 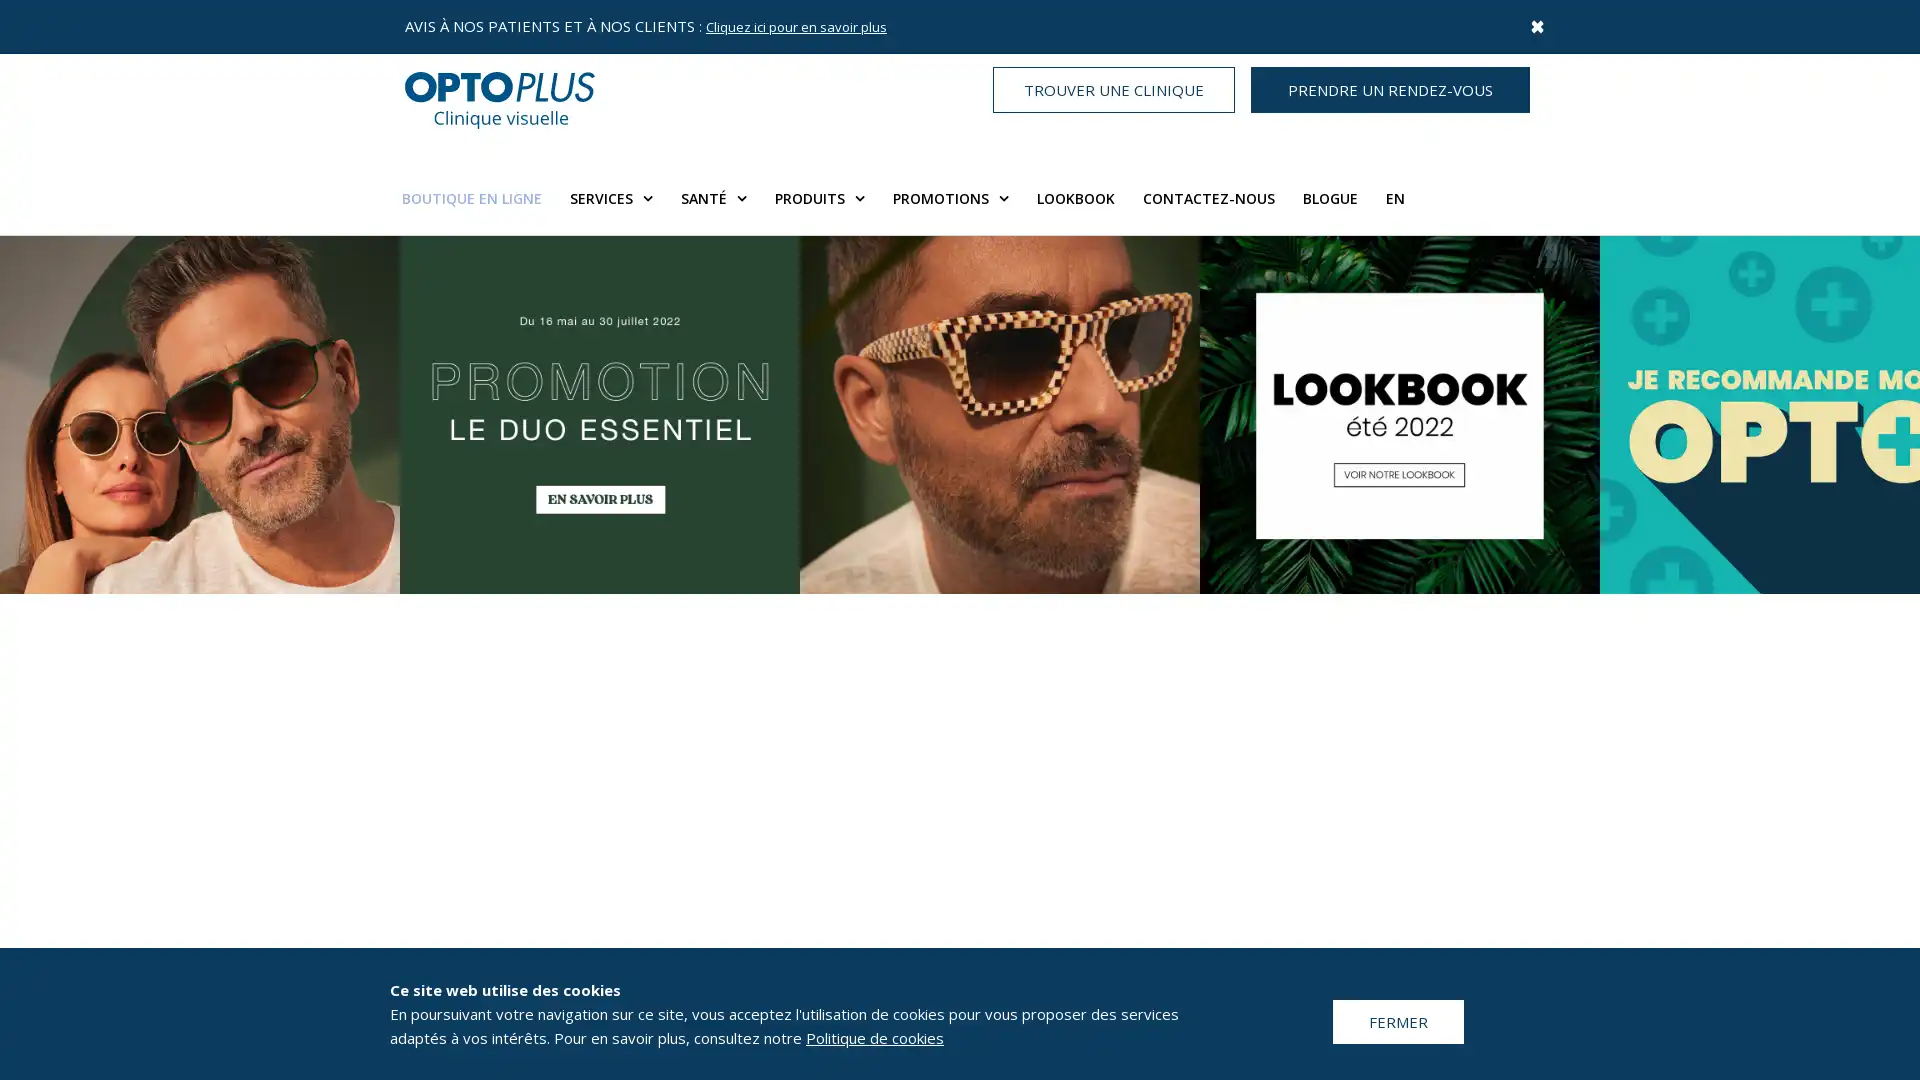 I want to click on PRENDRE UN RENDEZ-VOUS, so click(x=1389, y=88).